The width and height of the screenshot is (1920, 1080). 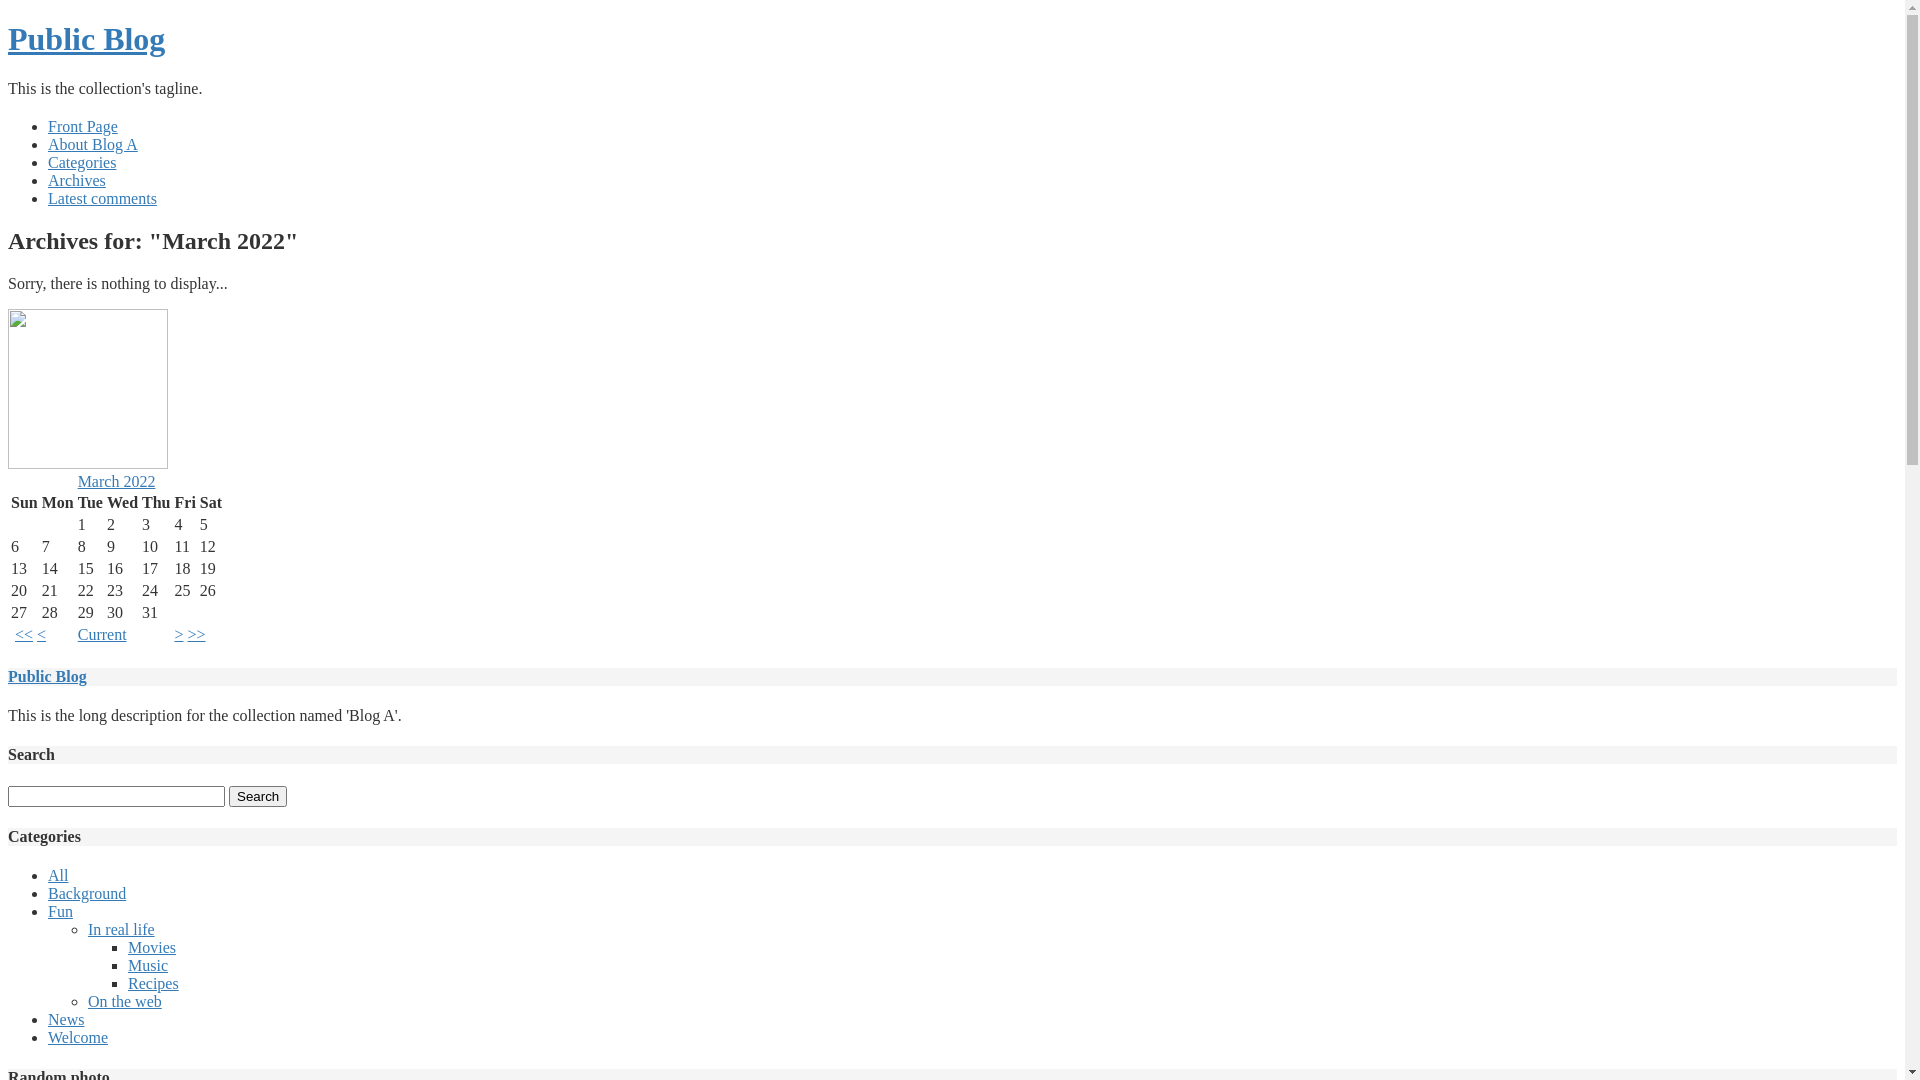 What do you see at coordinates (77, 634) in the screenshot?
I see `'Current'` at bounding box center [77, 634].